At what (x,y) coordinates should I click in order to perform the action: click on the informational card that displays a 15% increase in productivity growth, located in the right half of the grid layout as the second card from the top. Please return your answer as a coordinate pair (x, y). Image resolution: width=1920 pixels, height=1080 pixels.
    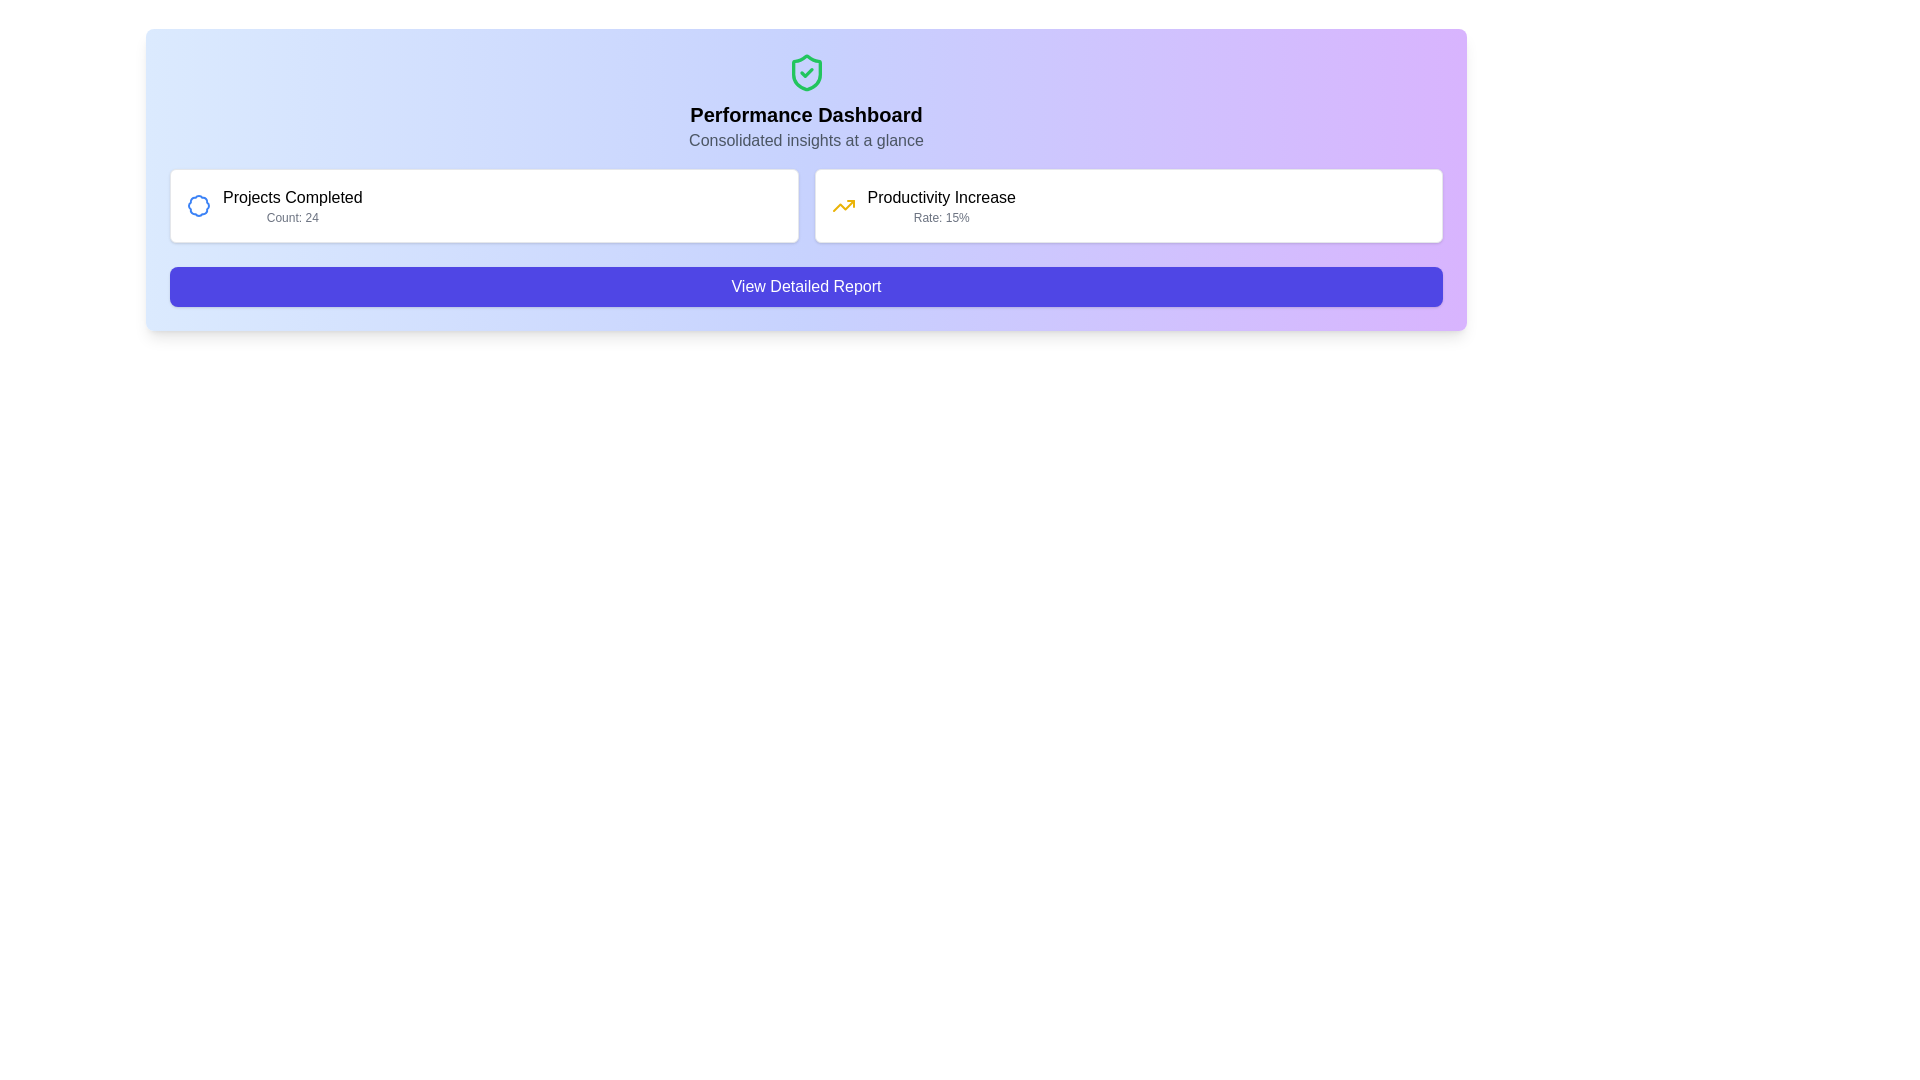
    Looking at the image, I should click on (1128, 205).